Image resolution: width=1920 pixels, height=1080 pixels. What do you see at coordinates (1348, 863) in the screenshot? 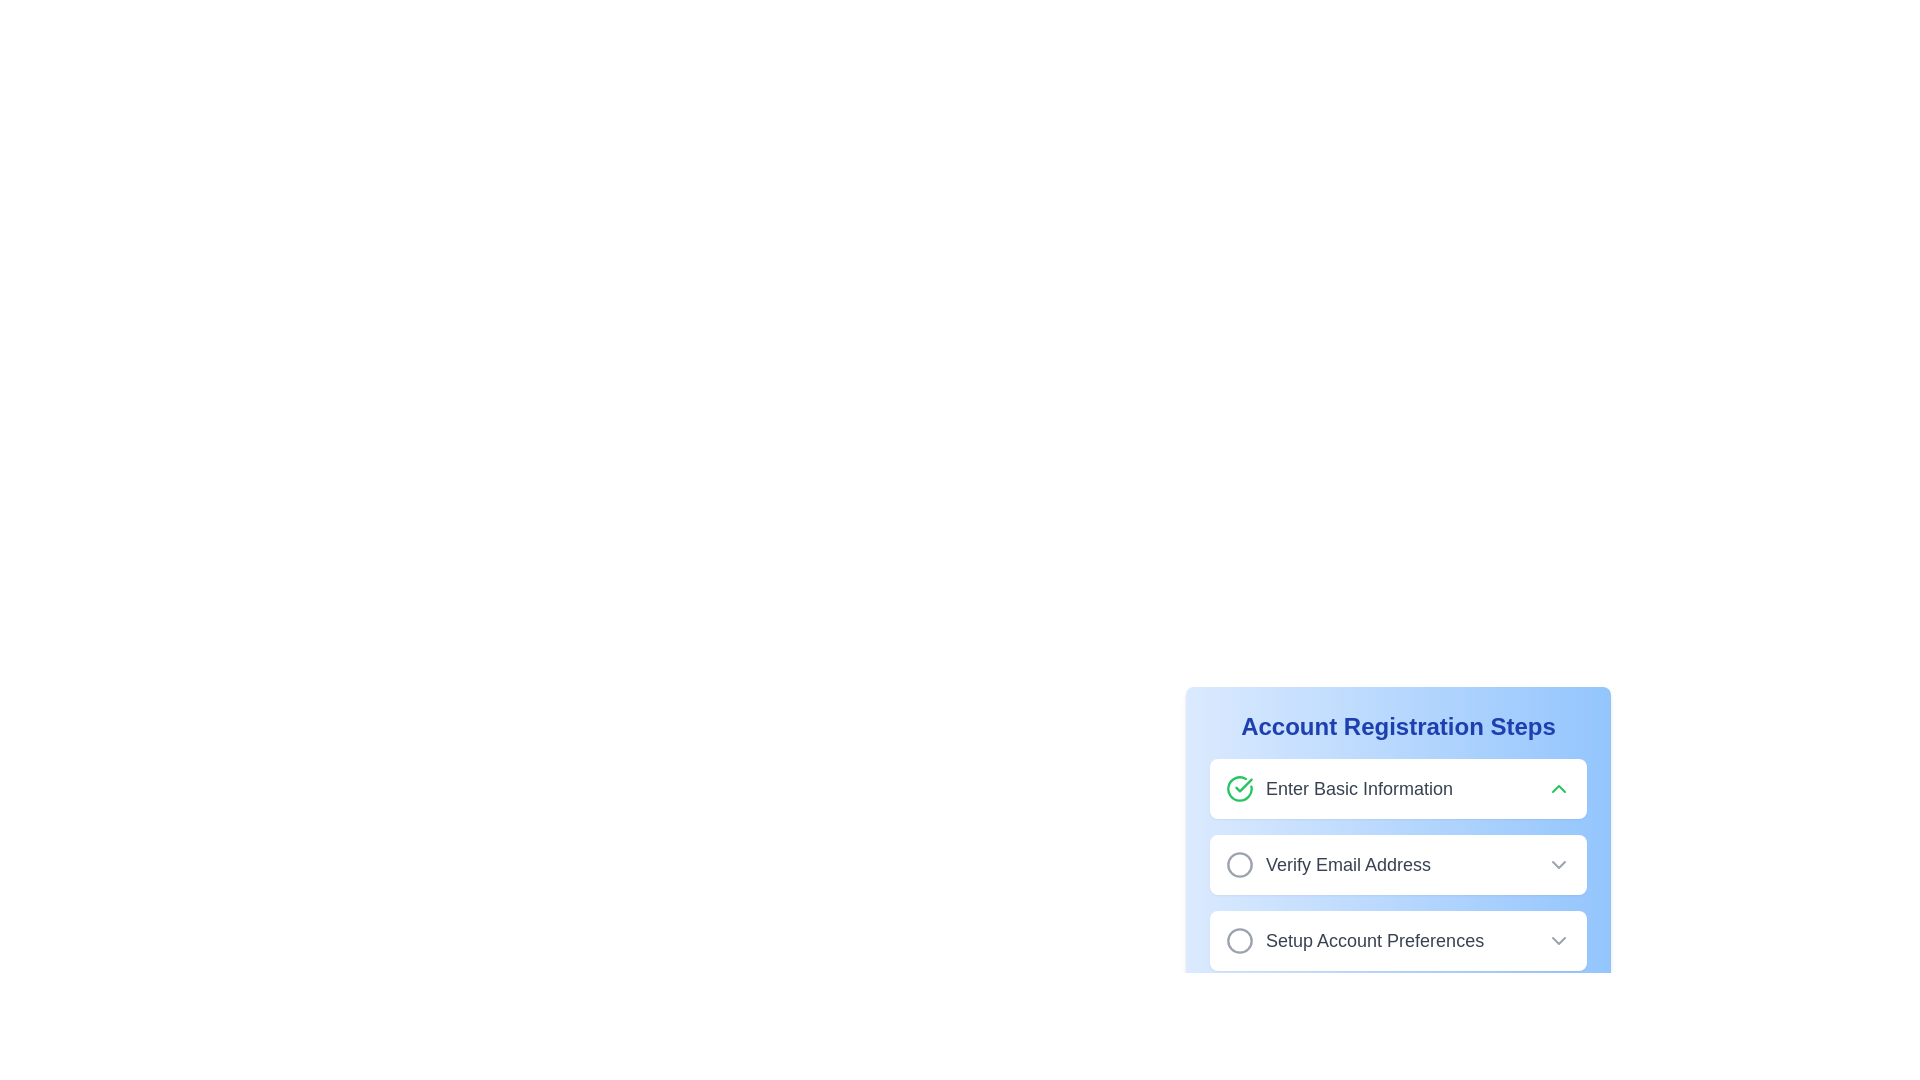
I see `the email verification text label in the account registration steps, which is the second item in a vertical list aligned with a circular icon on its left` at bounding box center [1348, 863].